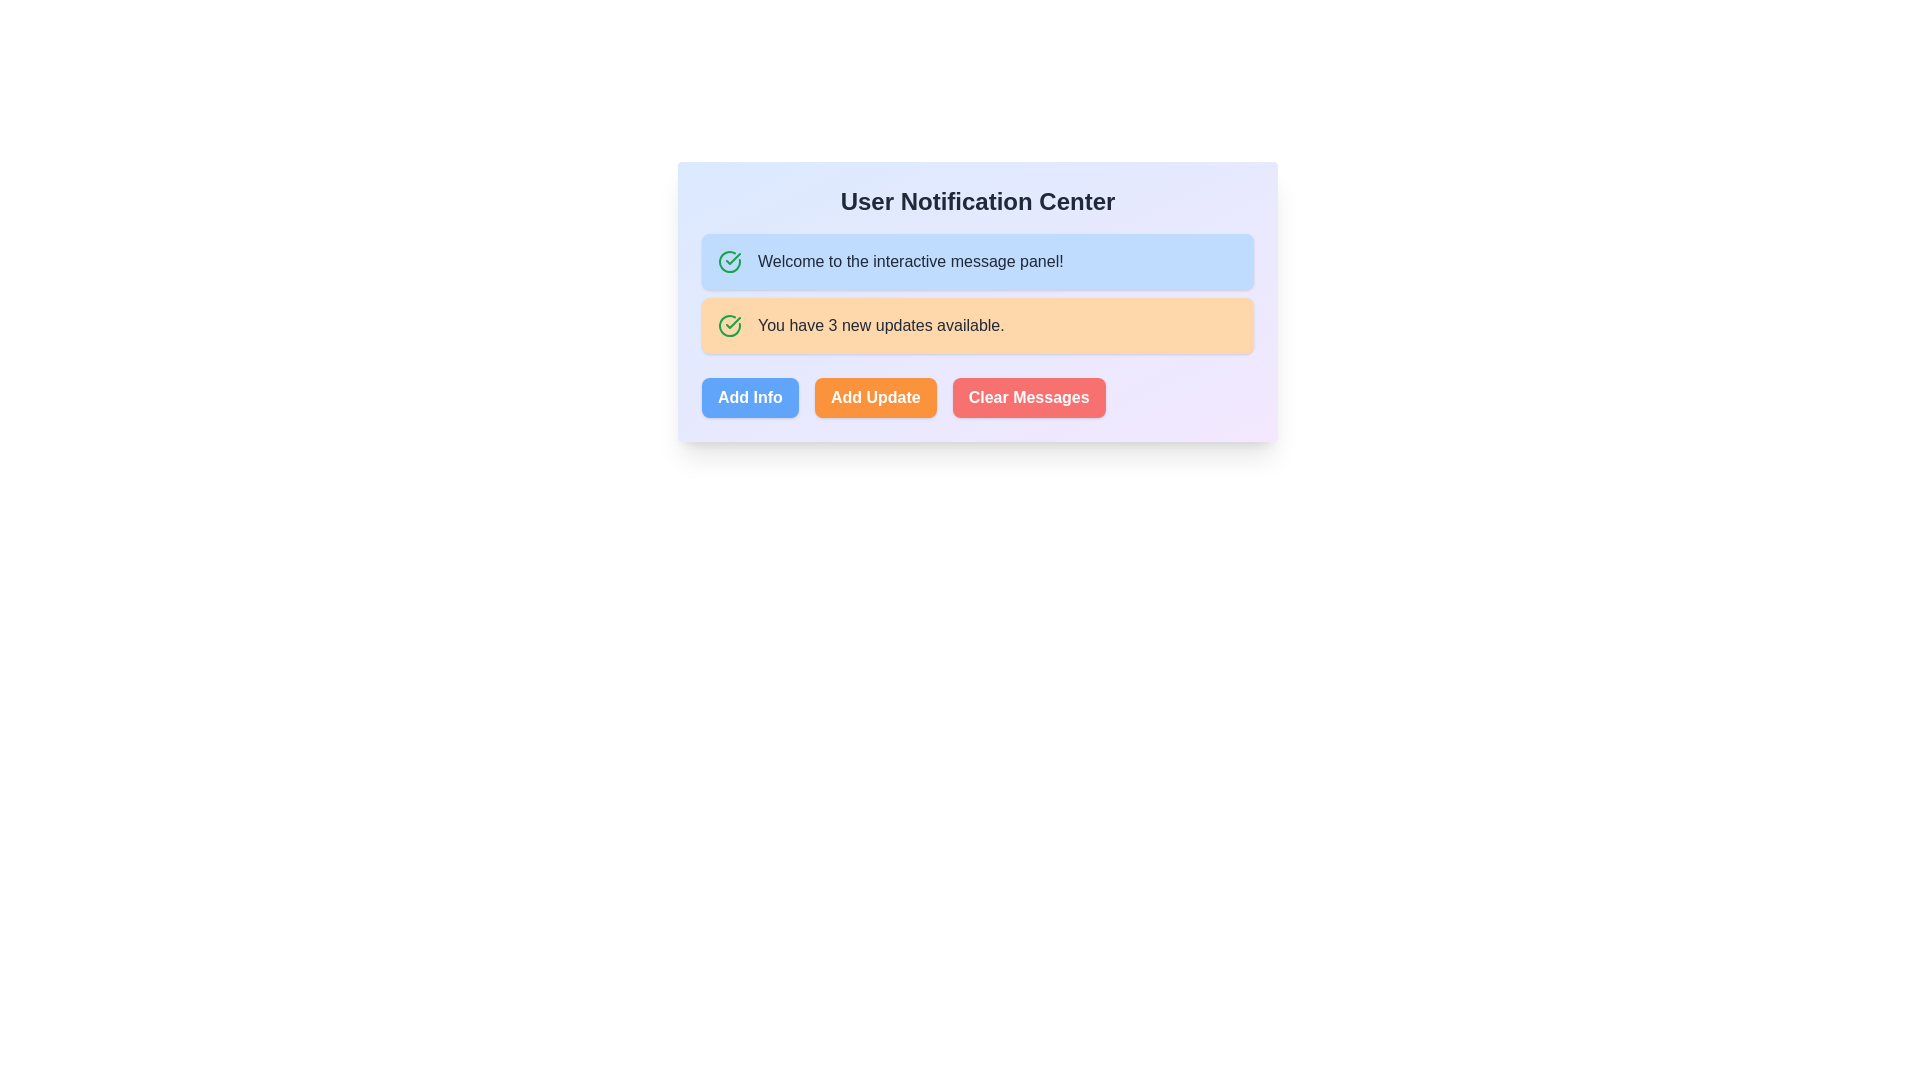 This screenshot has width=1920, height=1080. What do you see at coordinates (978, 261) in the screenshot?
I see `the Informational panel element that features a green circular check icon and the text 'Welcome to the interactive message panel!' with a soft blue background, located below the 'User Notification Center' header` at bounding box center [978, 261].